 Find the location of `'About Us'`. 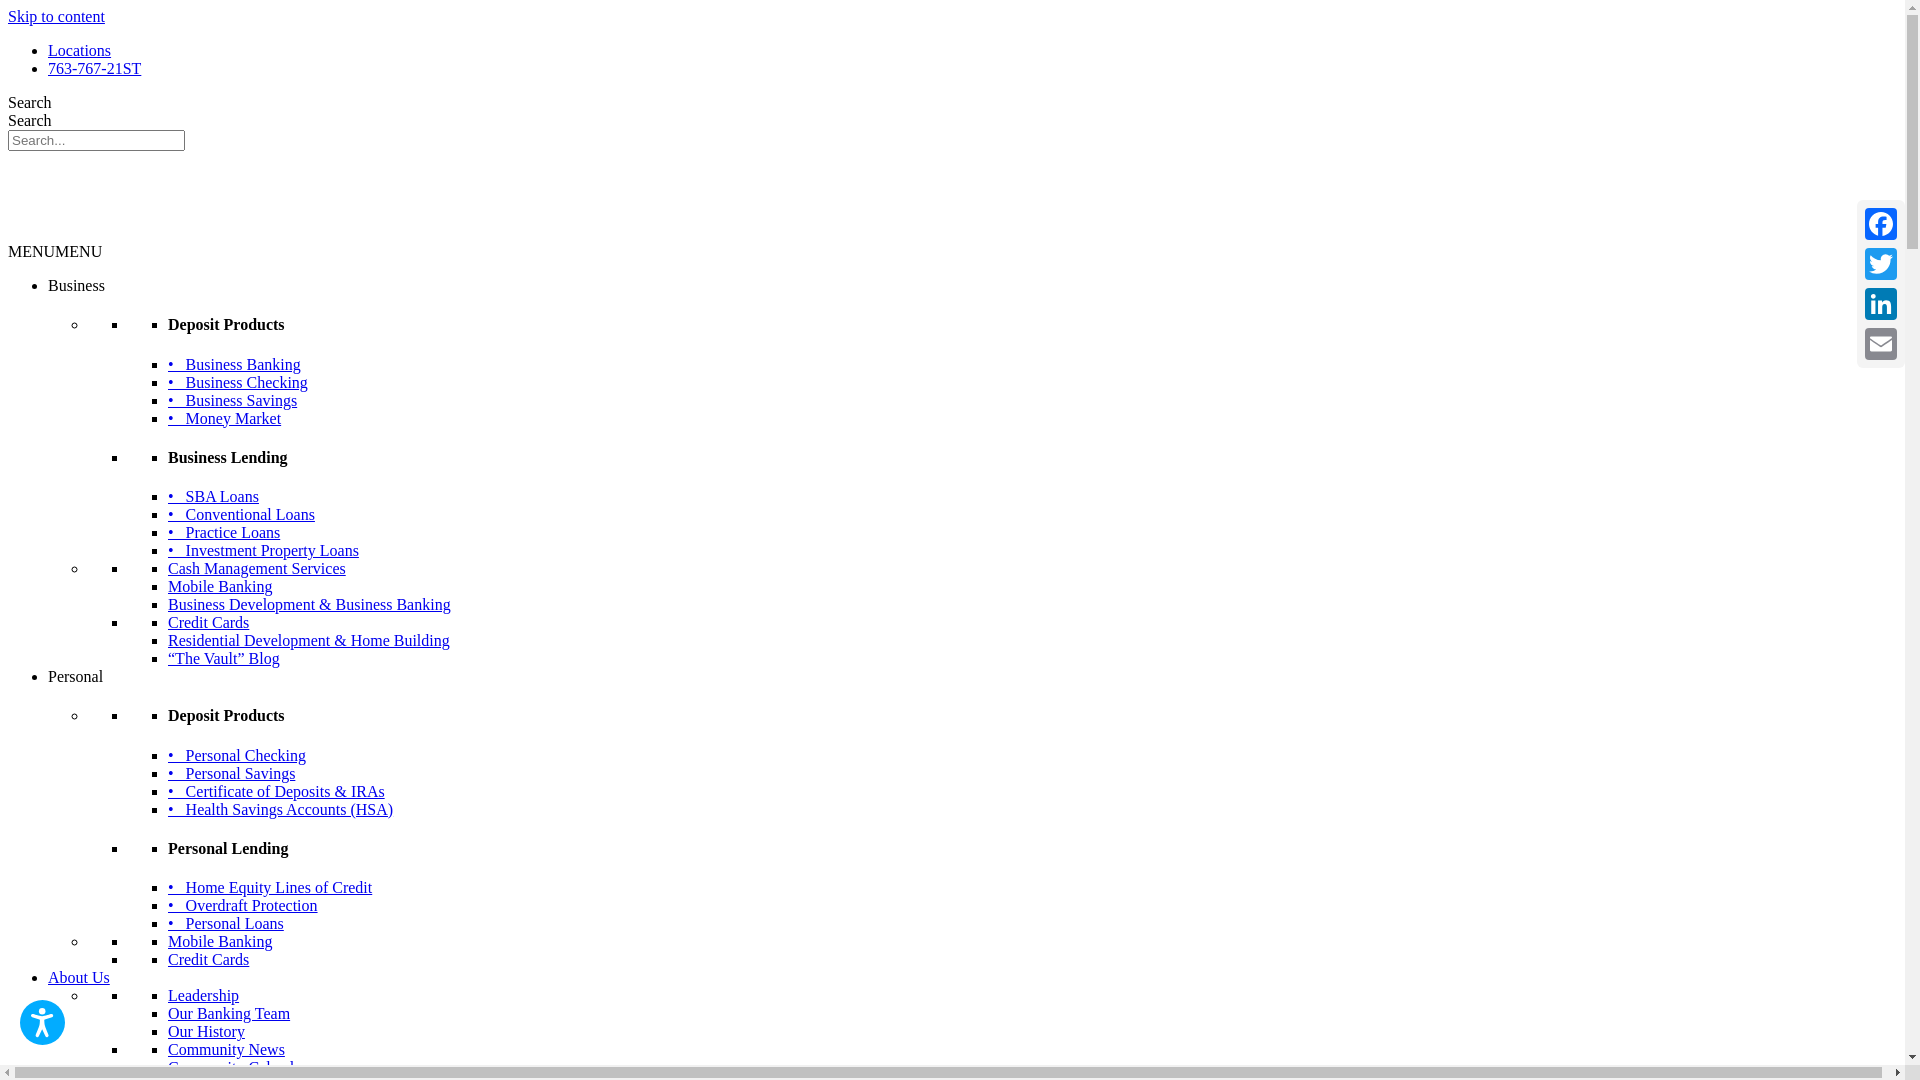

'About Us' is located at coordinates (78, 976).